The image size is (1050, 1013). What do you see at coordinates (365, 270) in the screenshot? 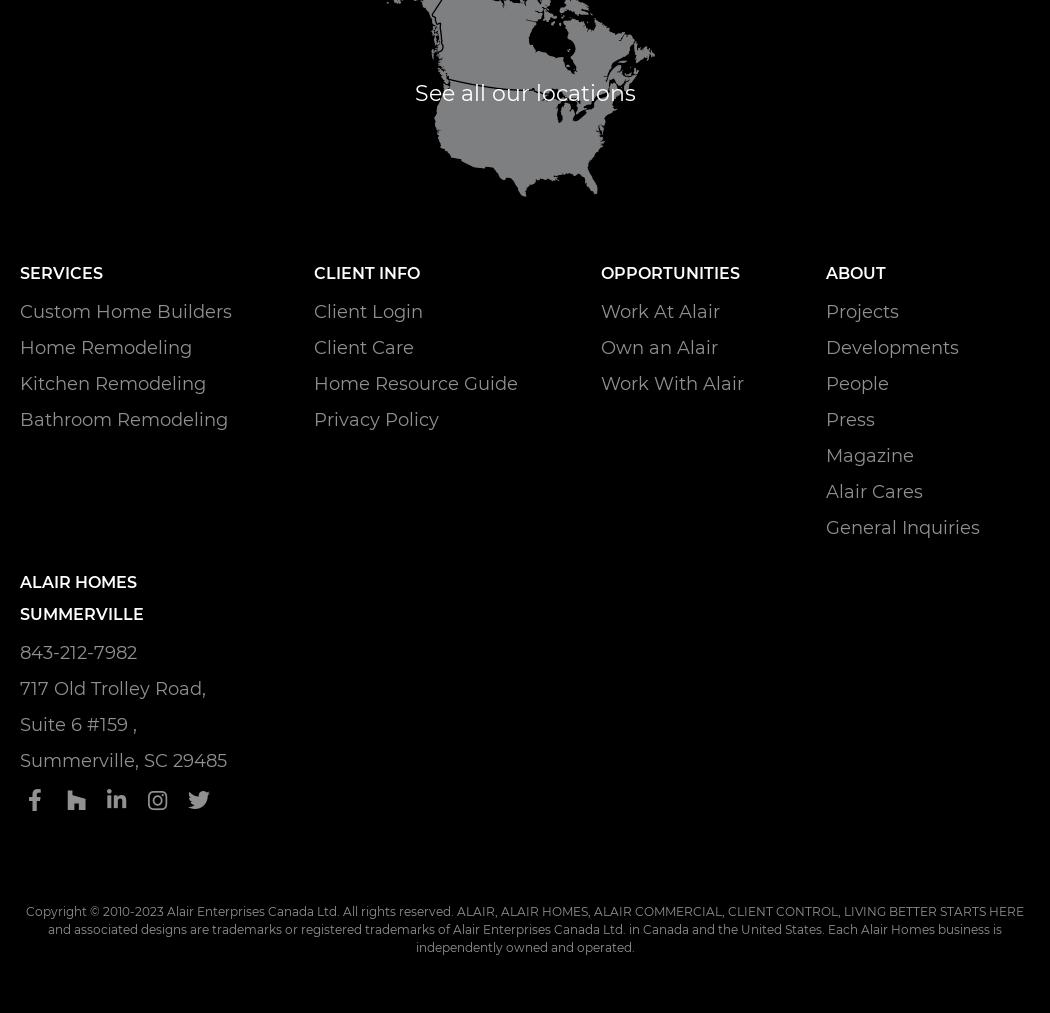
I see `'Client Info'` at bounding box center [365, 270].